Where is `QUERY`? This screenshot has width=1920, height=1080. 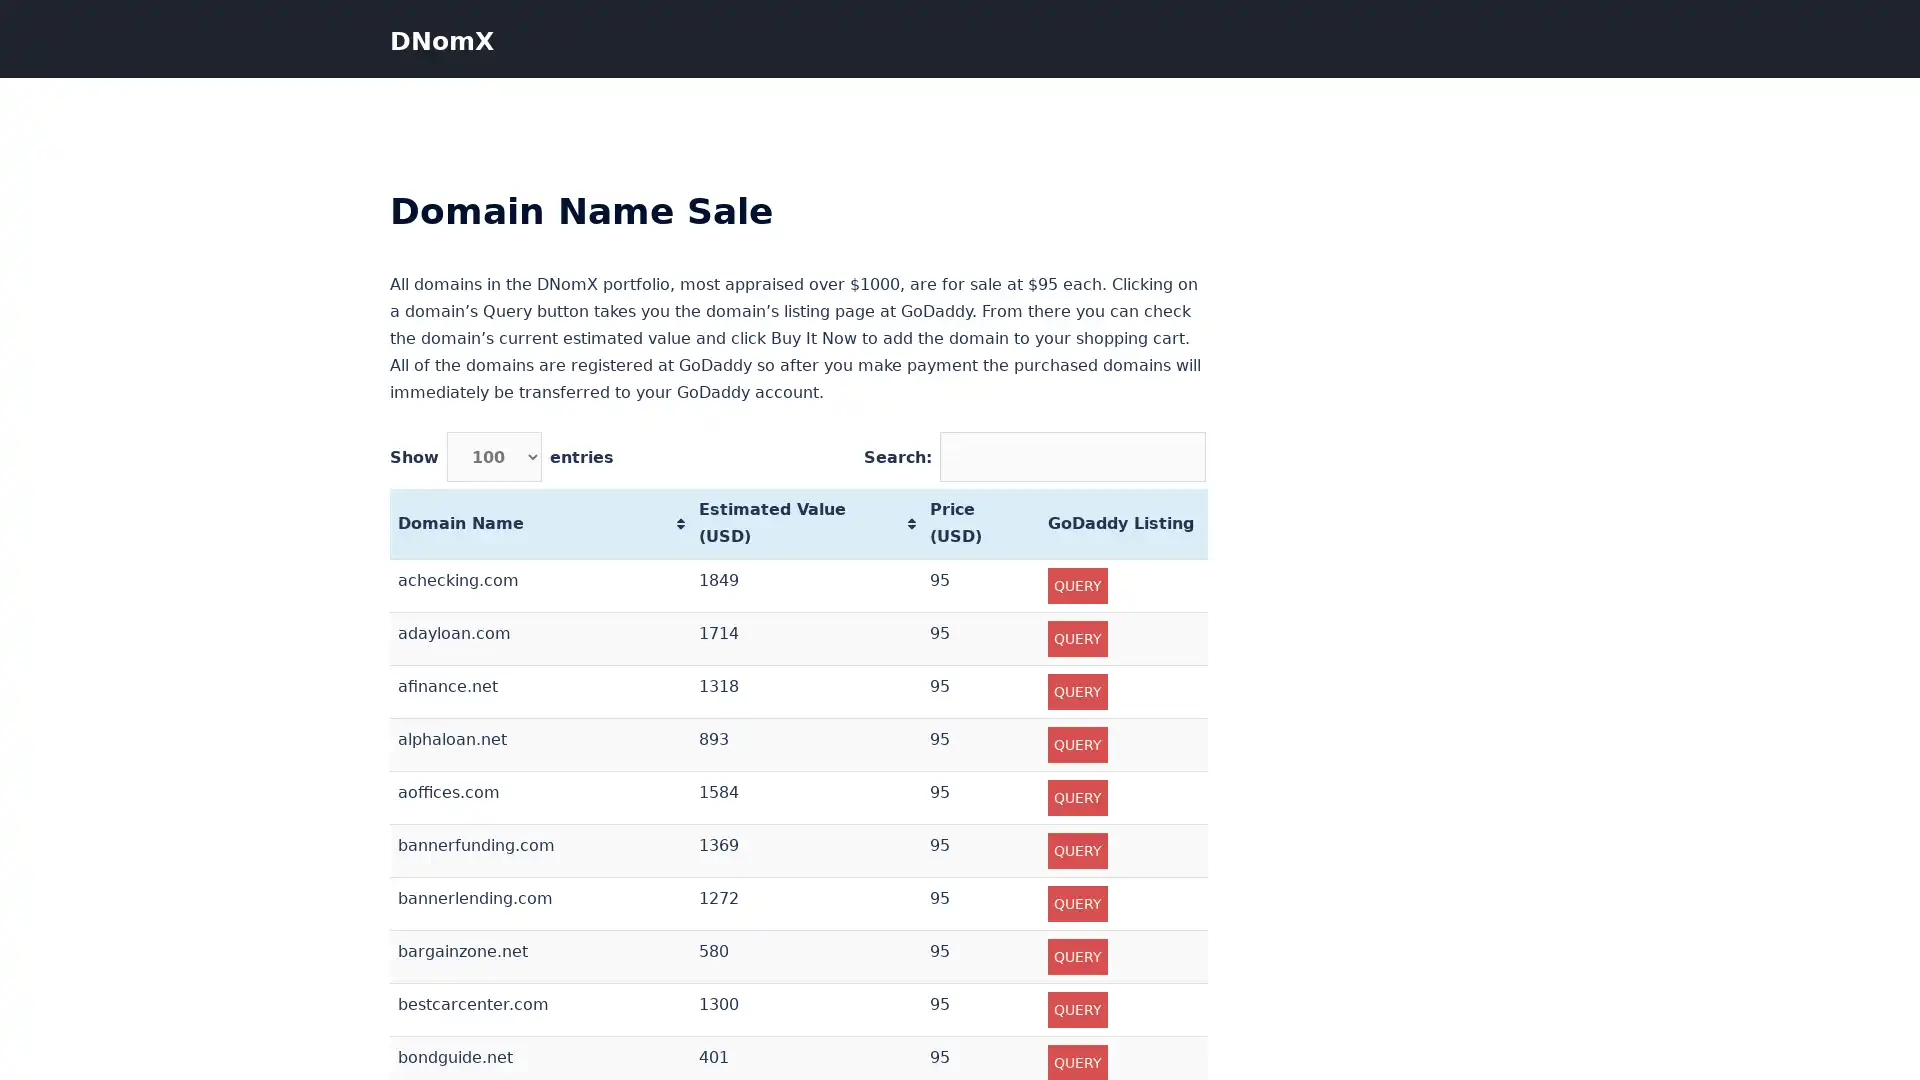 QUERY is located at coordinates (1075, 639).